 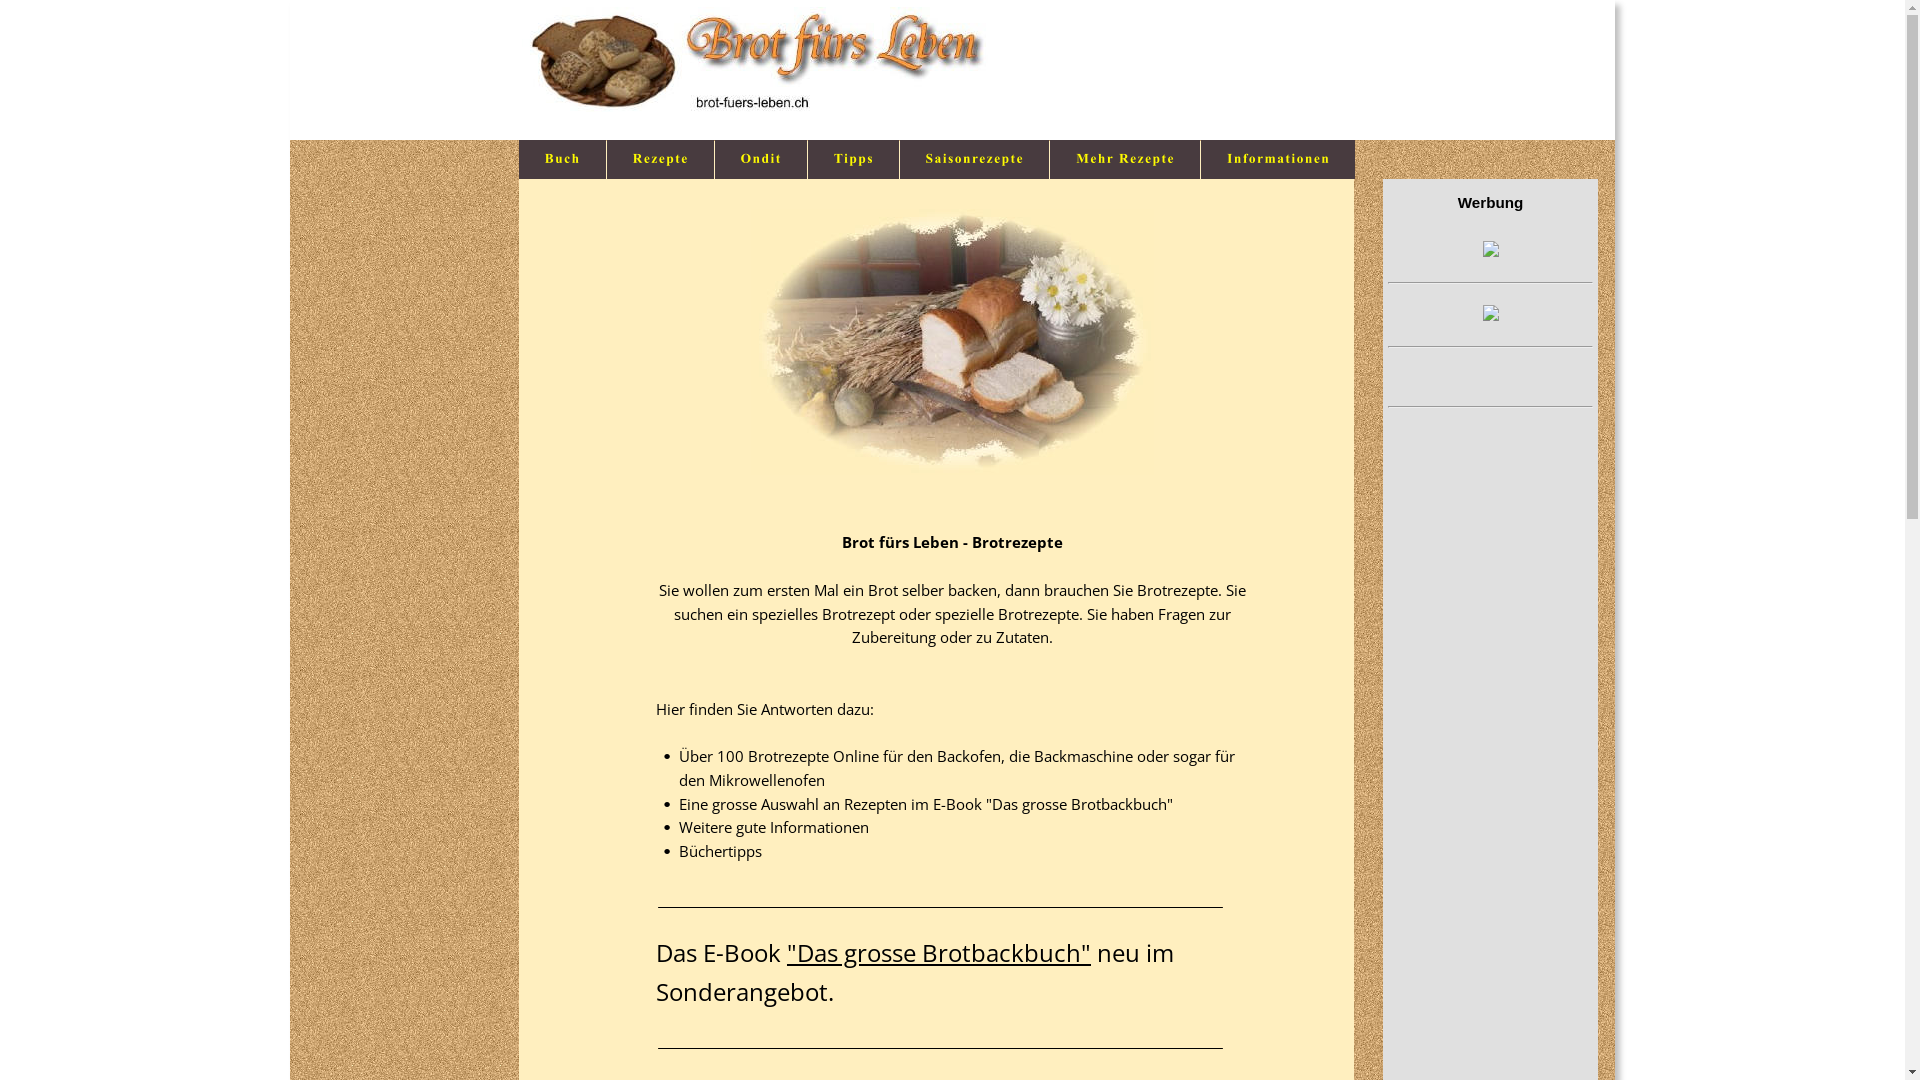 What do you see at coordinates (938, 951) in the screenshot?
I see `'"Das grosse Brotbackbuch"'` at bounding box center [938, 951].